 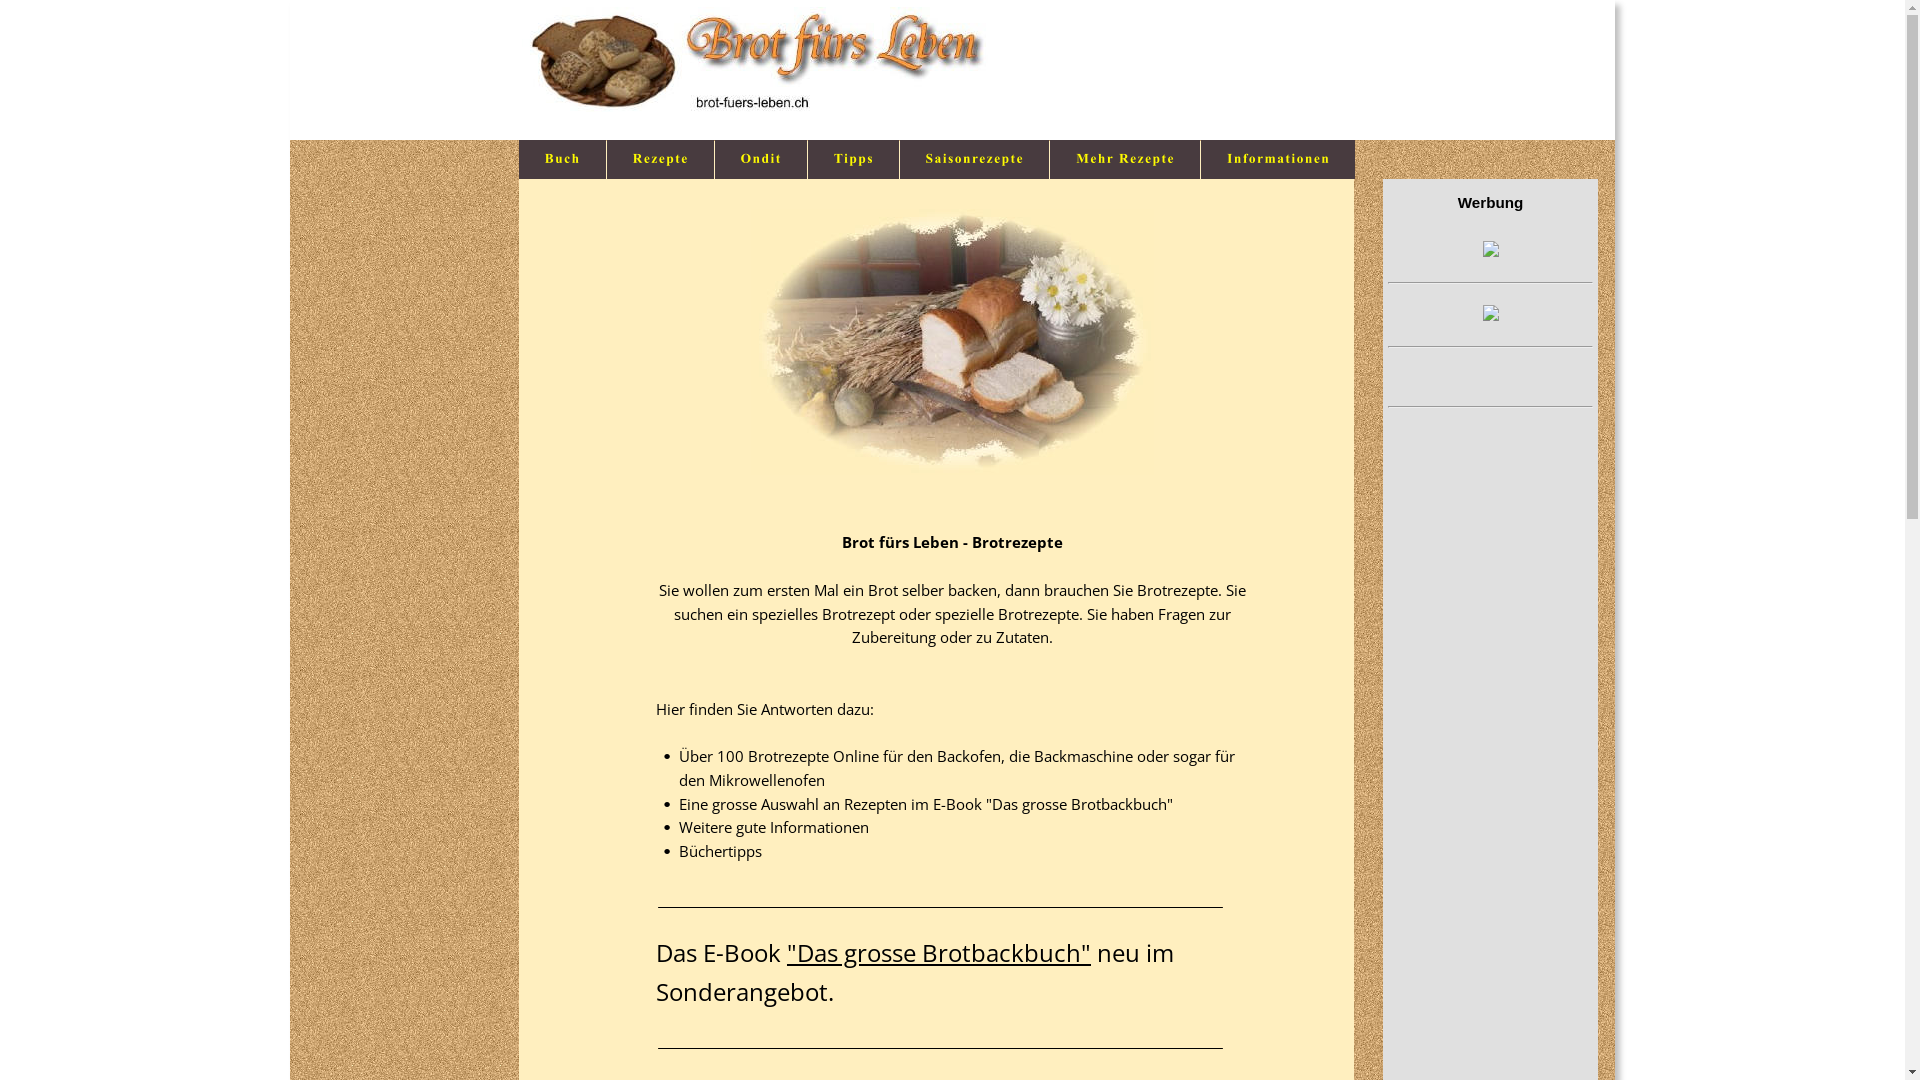 What do you see at coordinates (938, 951) in the screenshot?
I see `'"Das grosse Brotbackbuch"'` at bounding box center [938, 951].